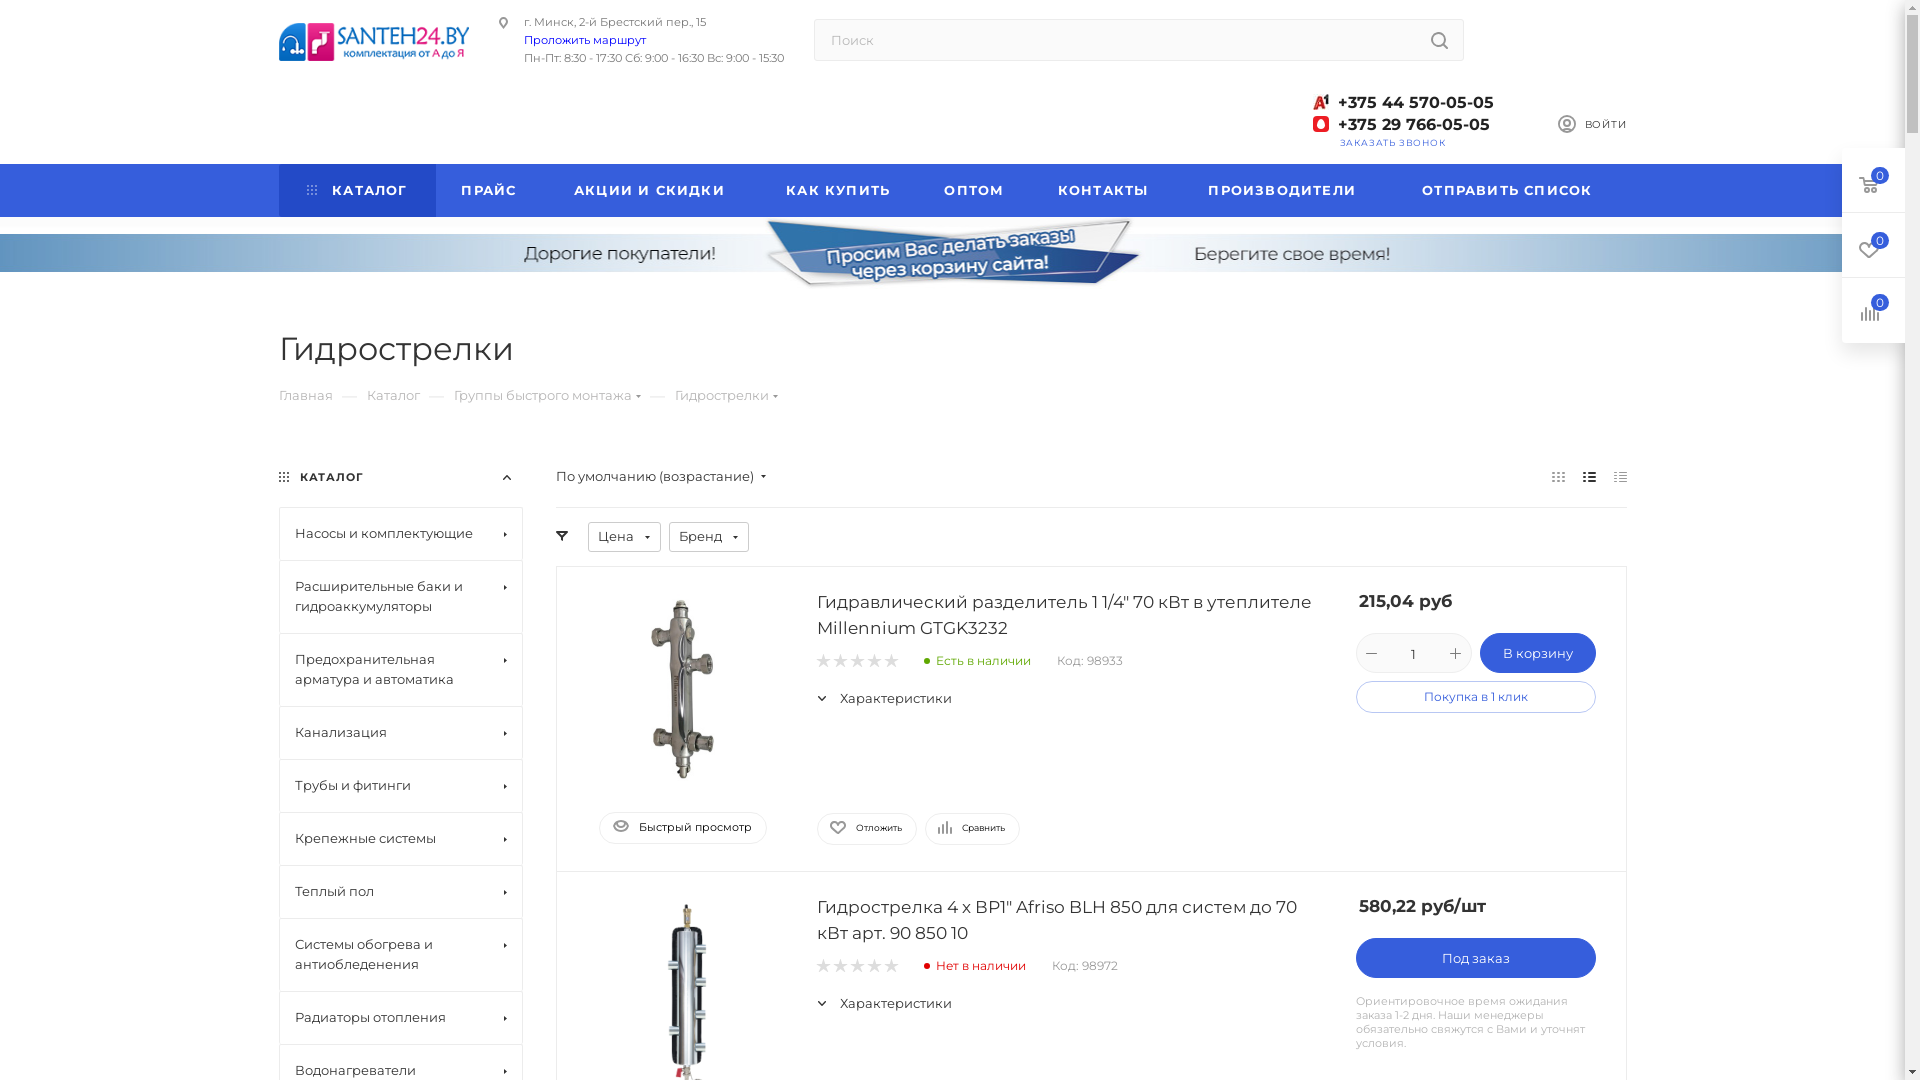 This screenshot has height=1080, width=1920. Describe the element at coordinates (840, 661) in the screenshot. I see `'2'` at that location.